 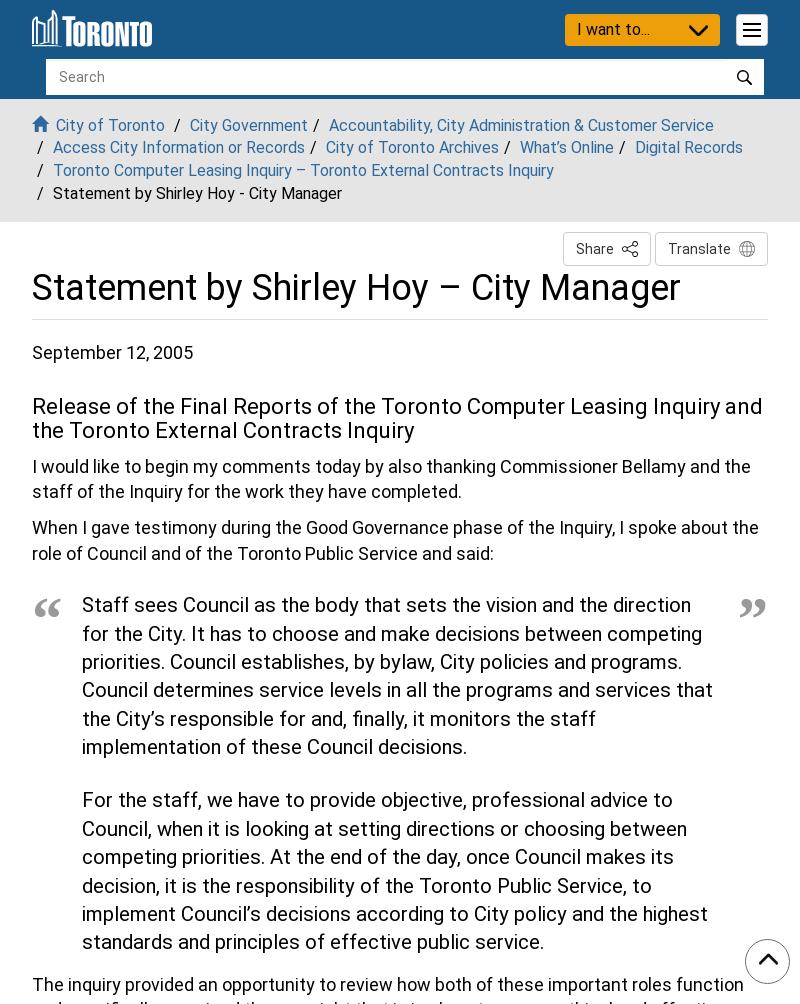 What do you see at coordinates (248, 124) in the screenshot?
I see `'City Government'` at bounding box center [248, 124].